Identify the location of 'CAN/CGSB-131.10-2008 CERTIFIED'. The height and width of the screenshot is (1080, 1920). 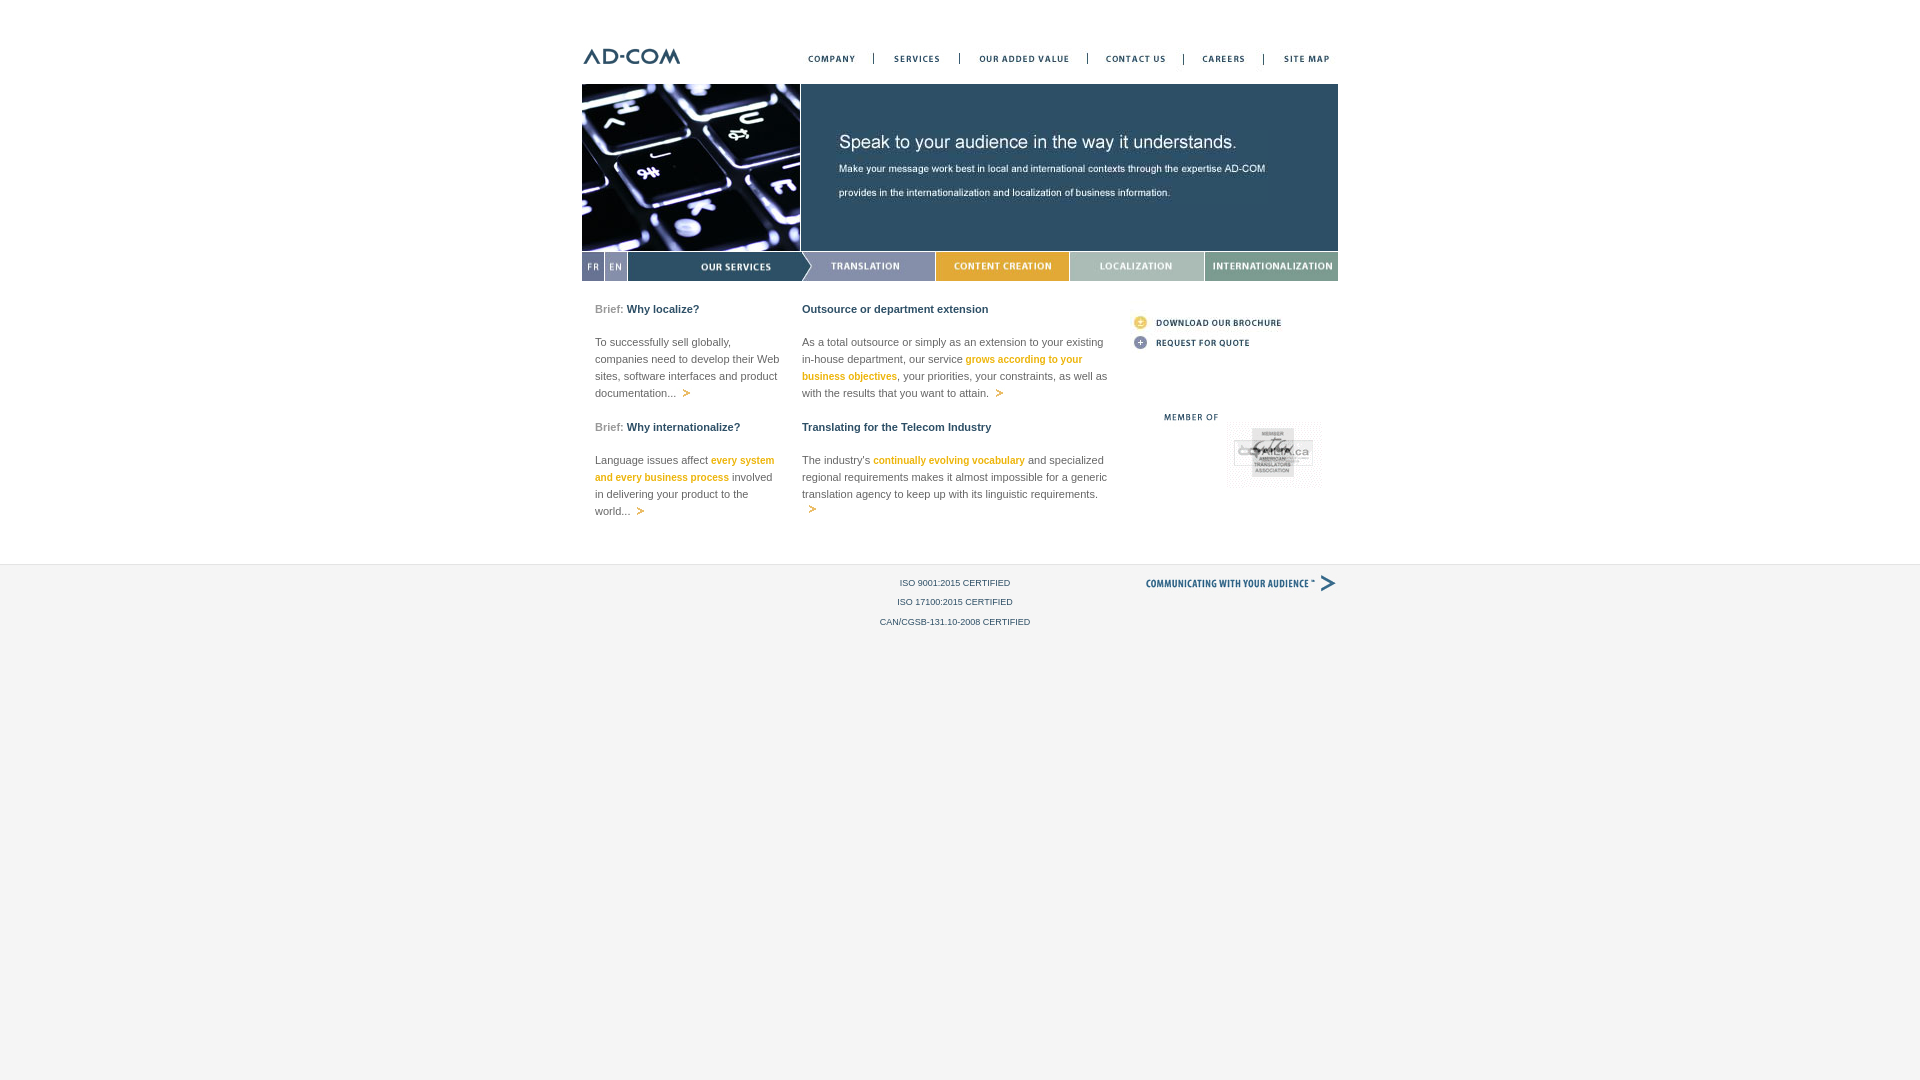
(954, 620).